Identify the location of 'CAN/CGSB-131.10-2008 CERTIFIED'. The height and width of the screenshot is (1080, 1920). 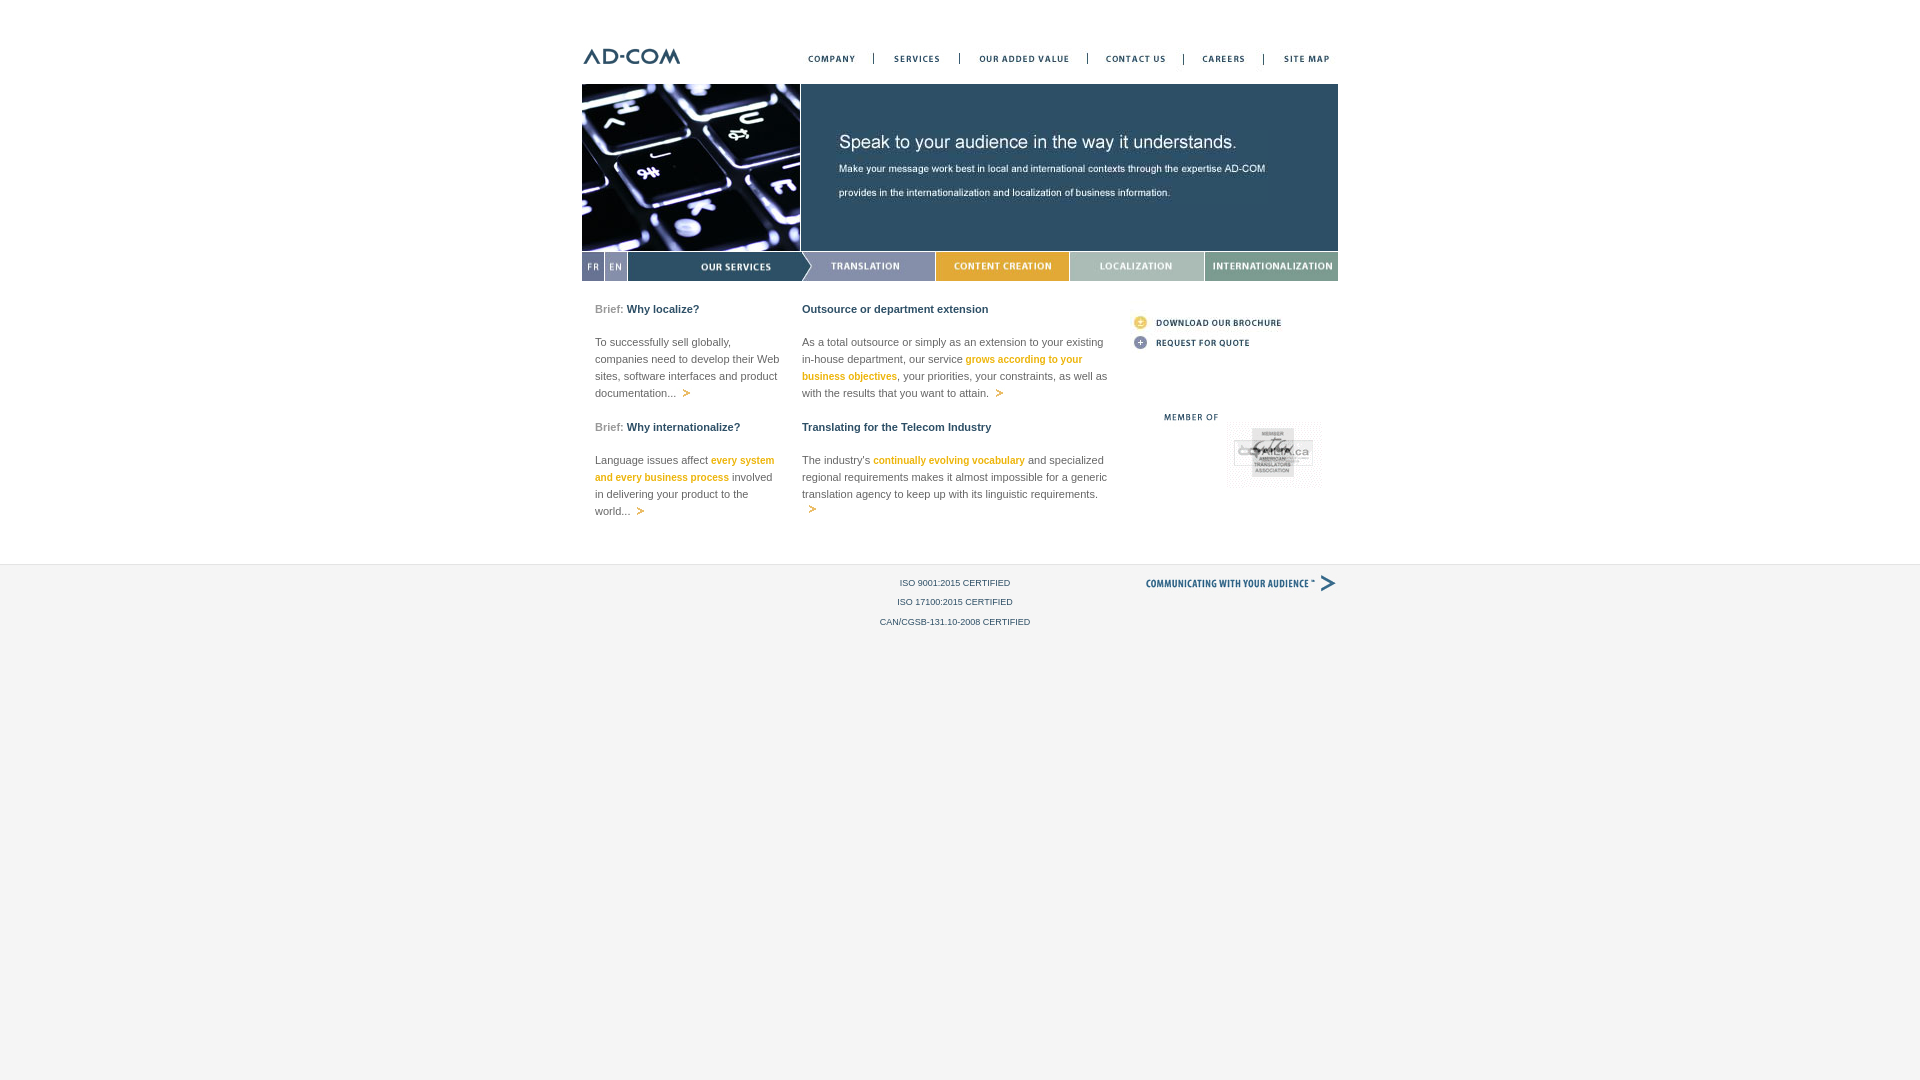
(954, 620).